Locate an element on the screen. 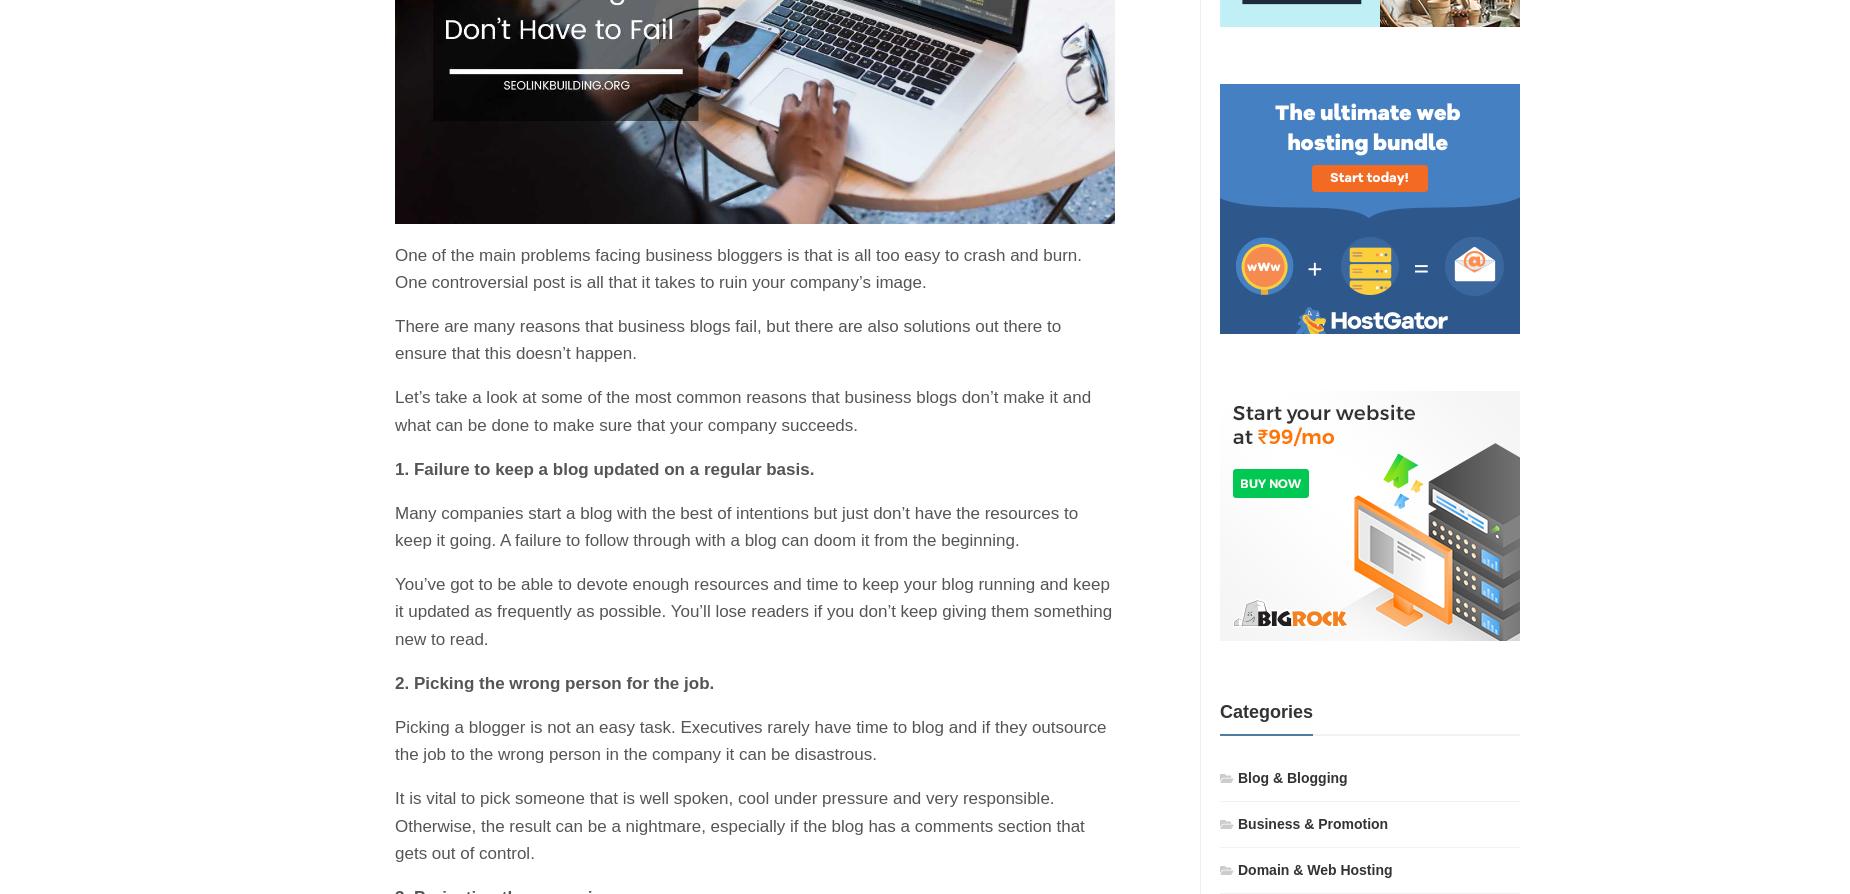 The width and height of the screenshot is (1850, 894). 'Domain & Web Hosting' is located at coordinates (1313, 867).